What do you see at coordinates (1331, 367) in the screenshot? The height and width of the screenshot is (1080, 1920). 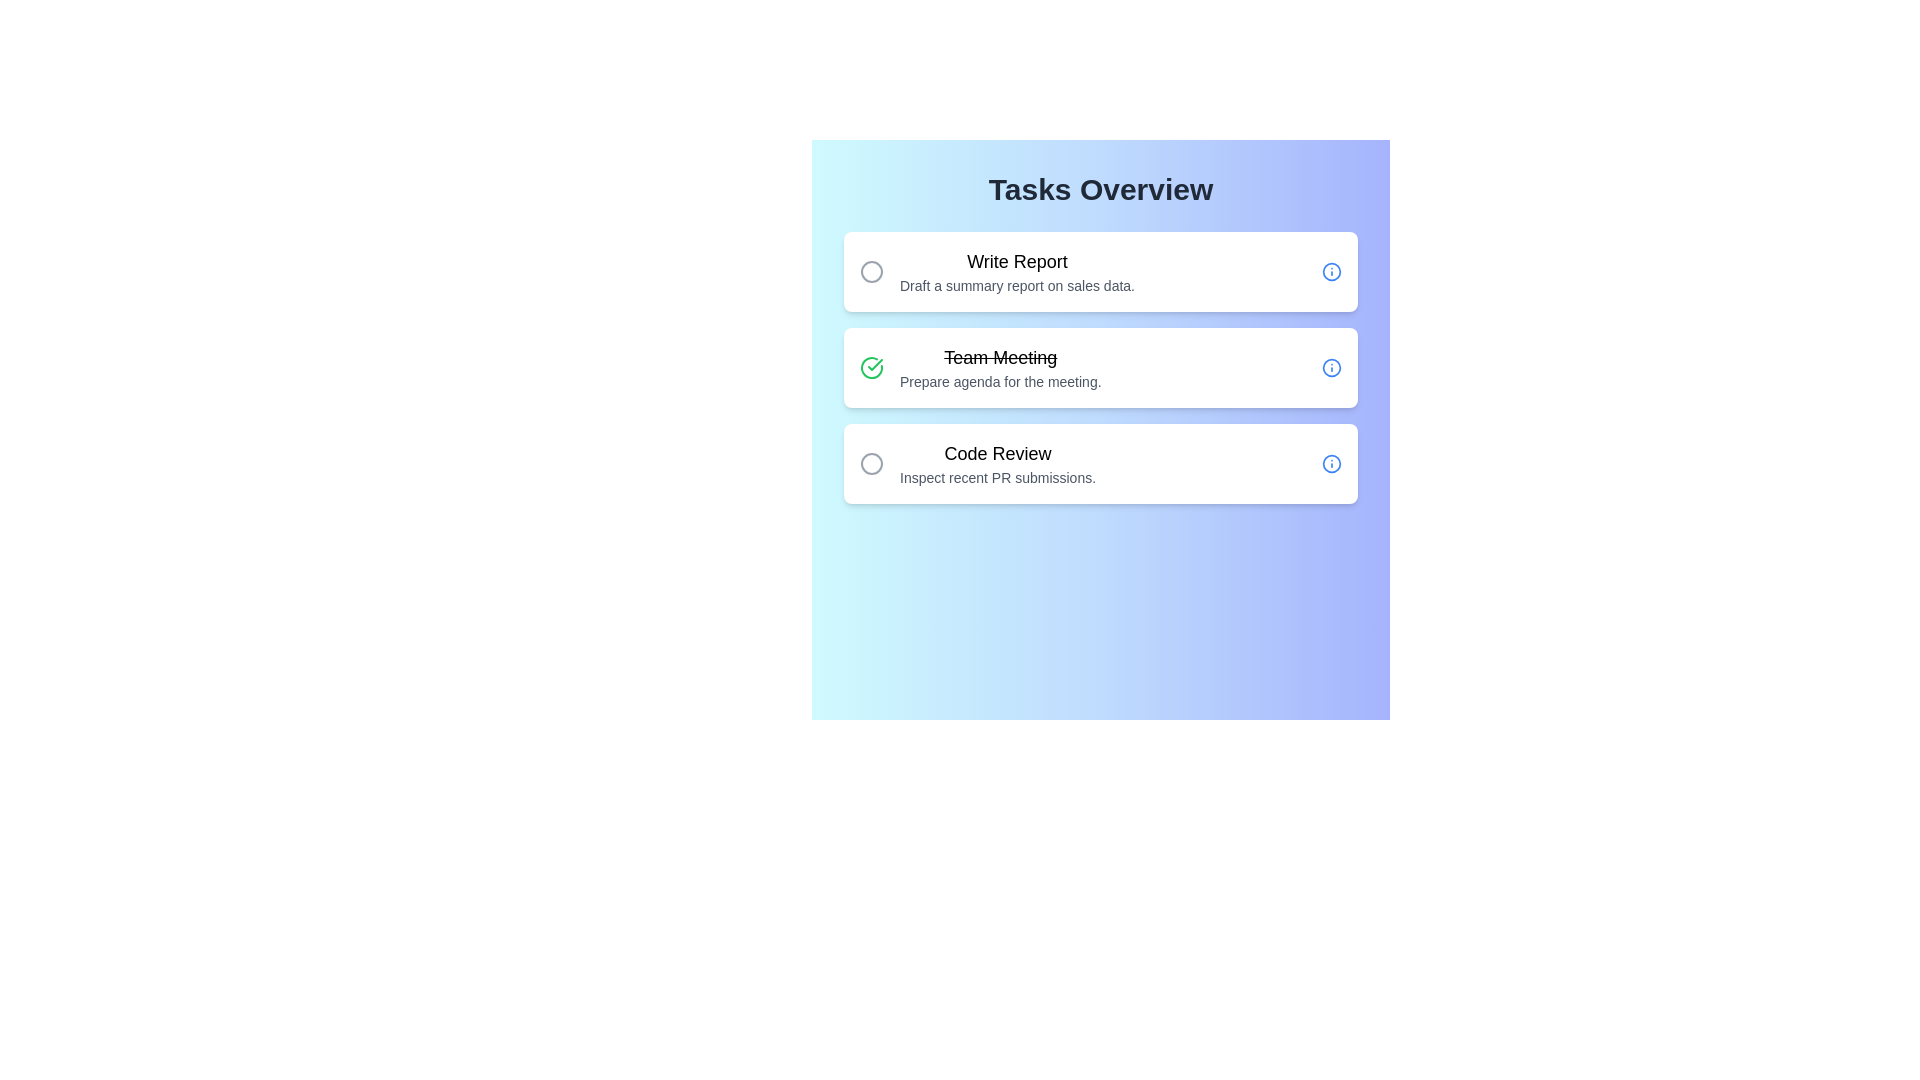 I see `the 'Info' icon for the task 'Team Meeting' to inspect its details` at bounding box center [1331, 367].